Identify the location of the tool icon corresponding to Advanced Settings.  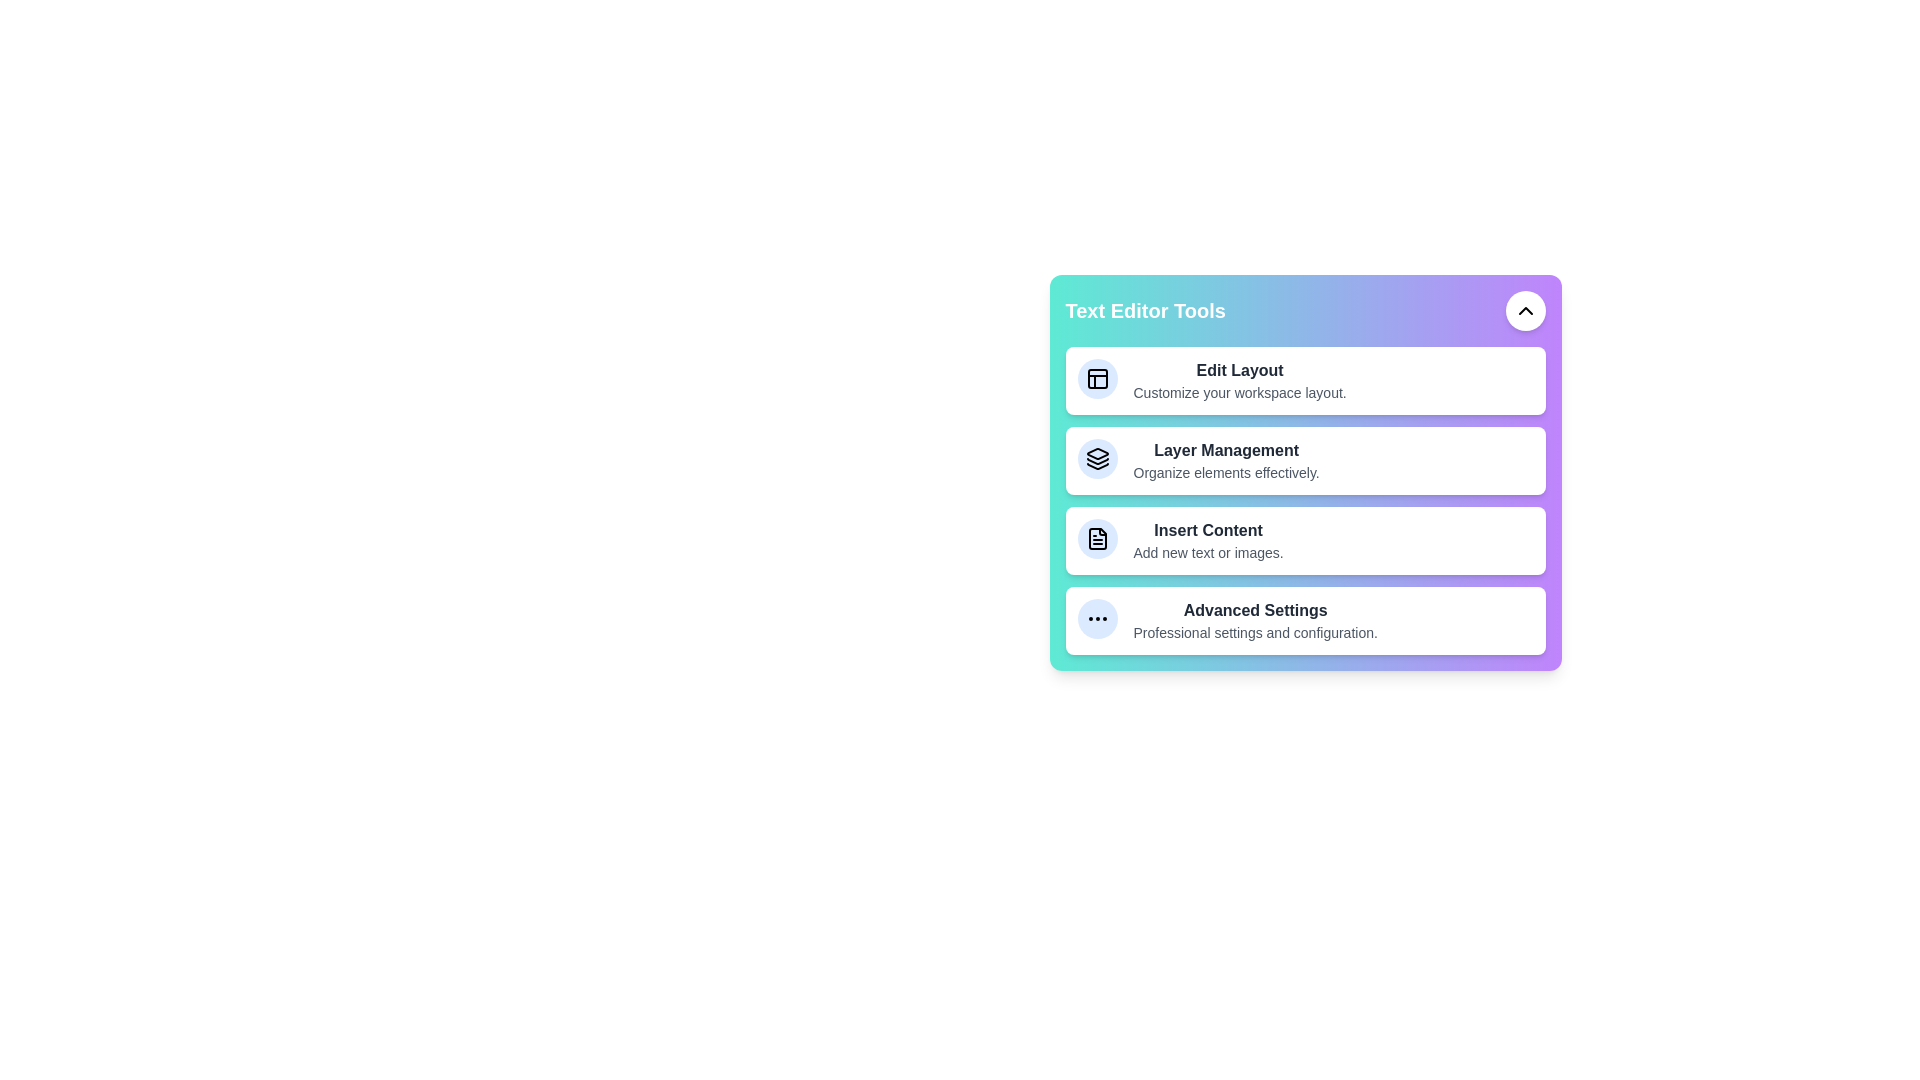
(1096, 617).